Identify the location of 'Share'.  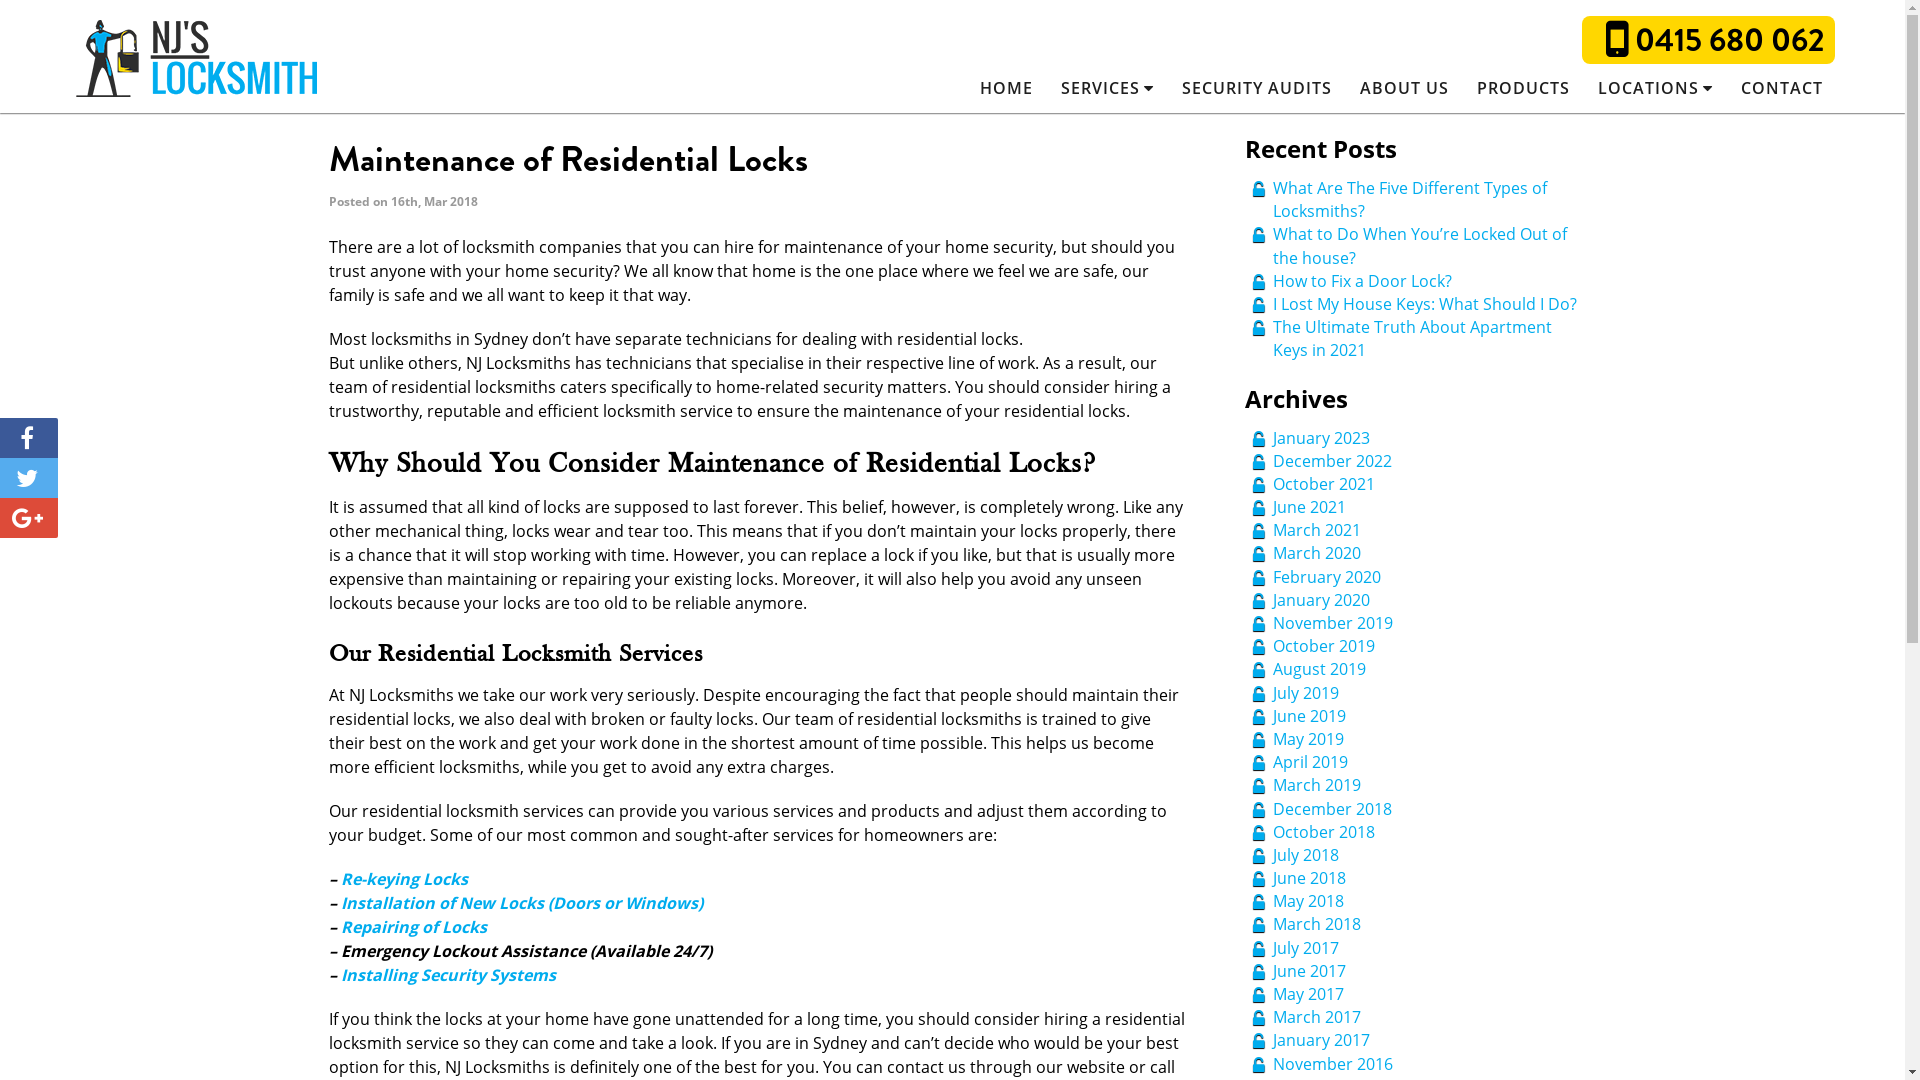
(28, 516).